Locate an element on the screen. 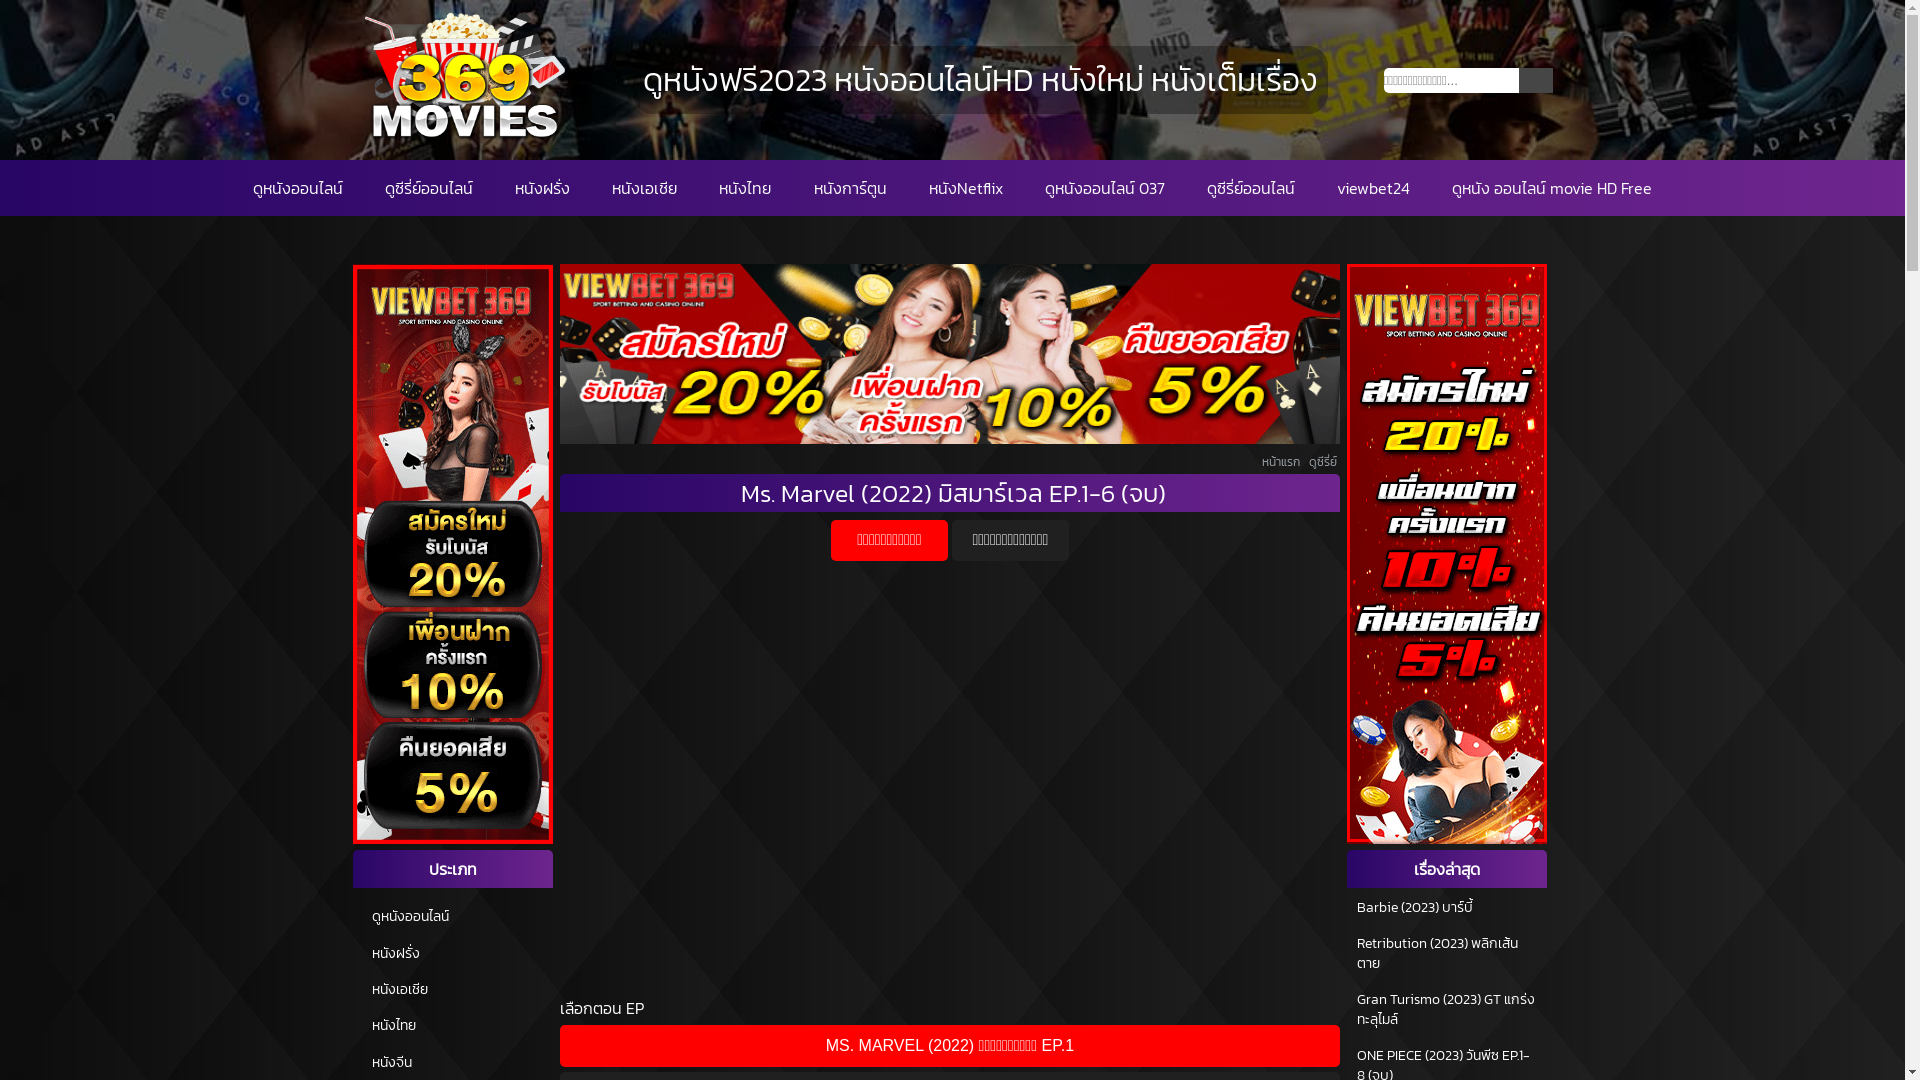  'viewbet24' is located at coordinates (1337, 188).